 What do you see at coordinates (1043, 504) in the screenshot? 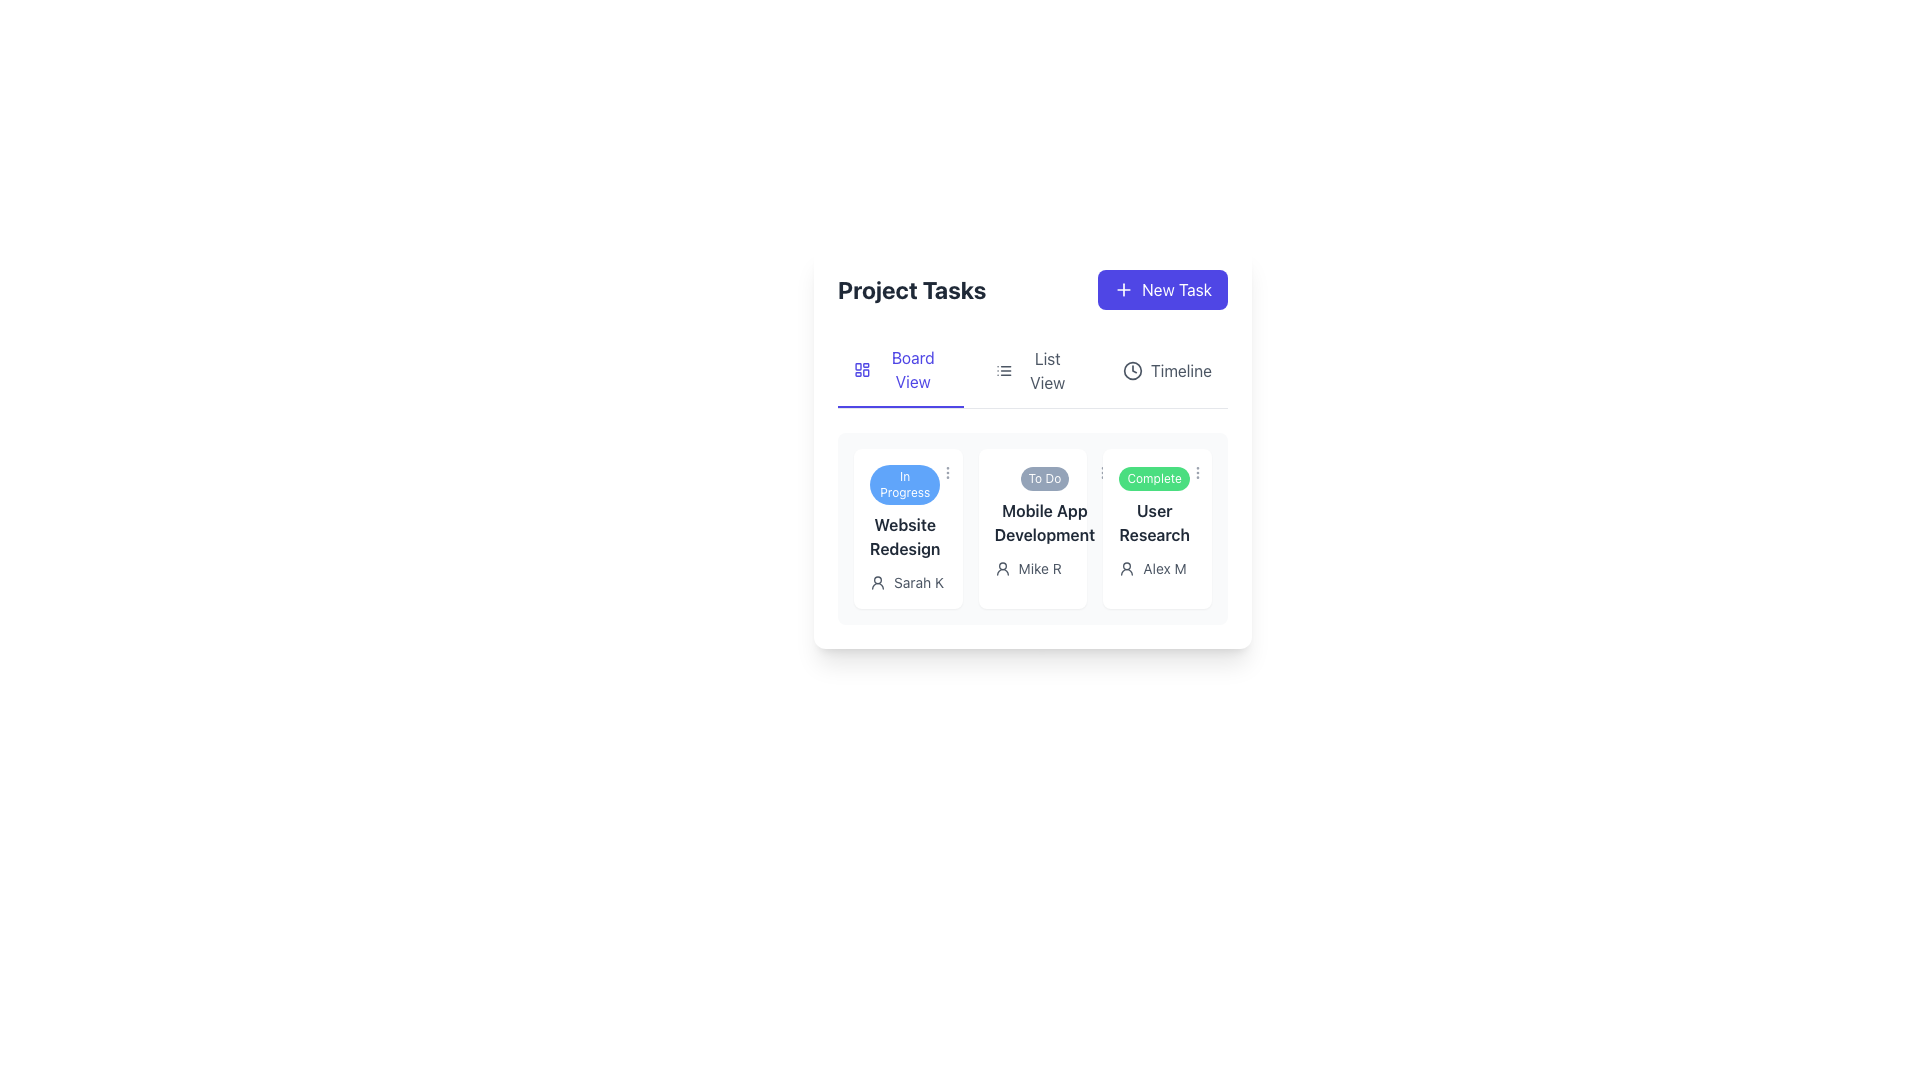
I see `the Task card labeled 'Mobile App Development' with the badge 'To Do'` at bounding box center [1043, 504].